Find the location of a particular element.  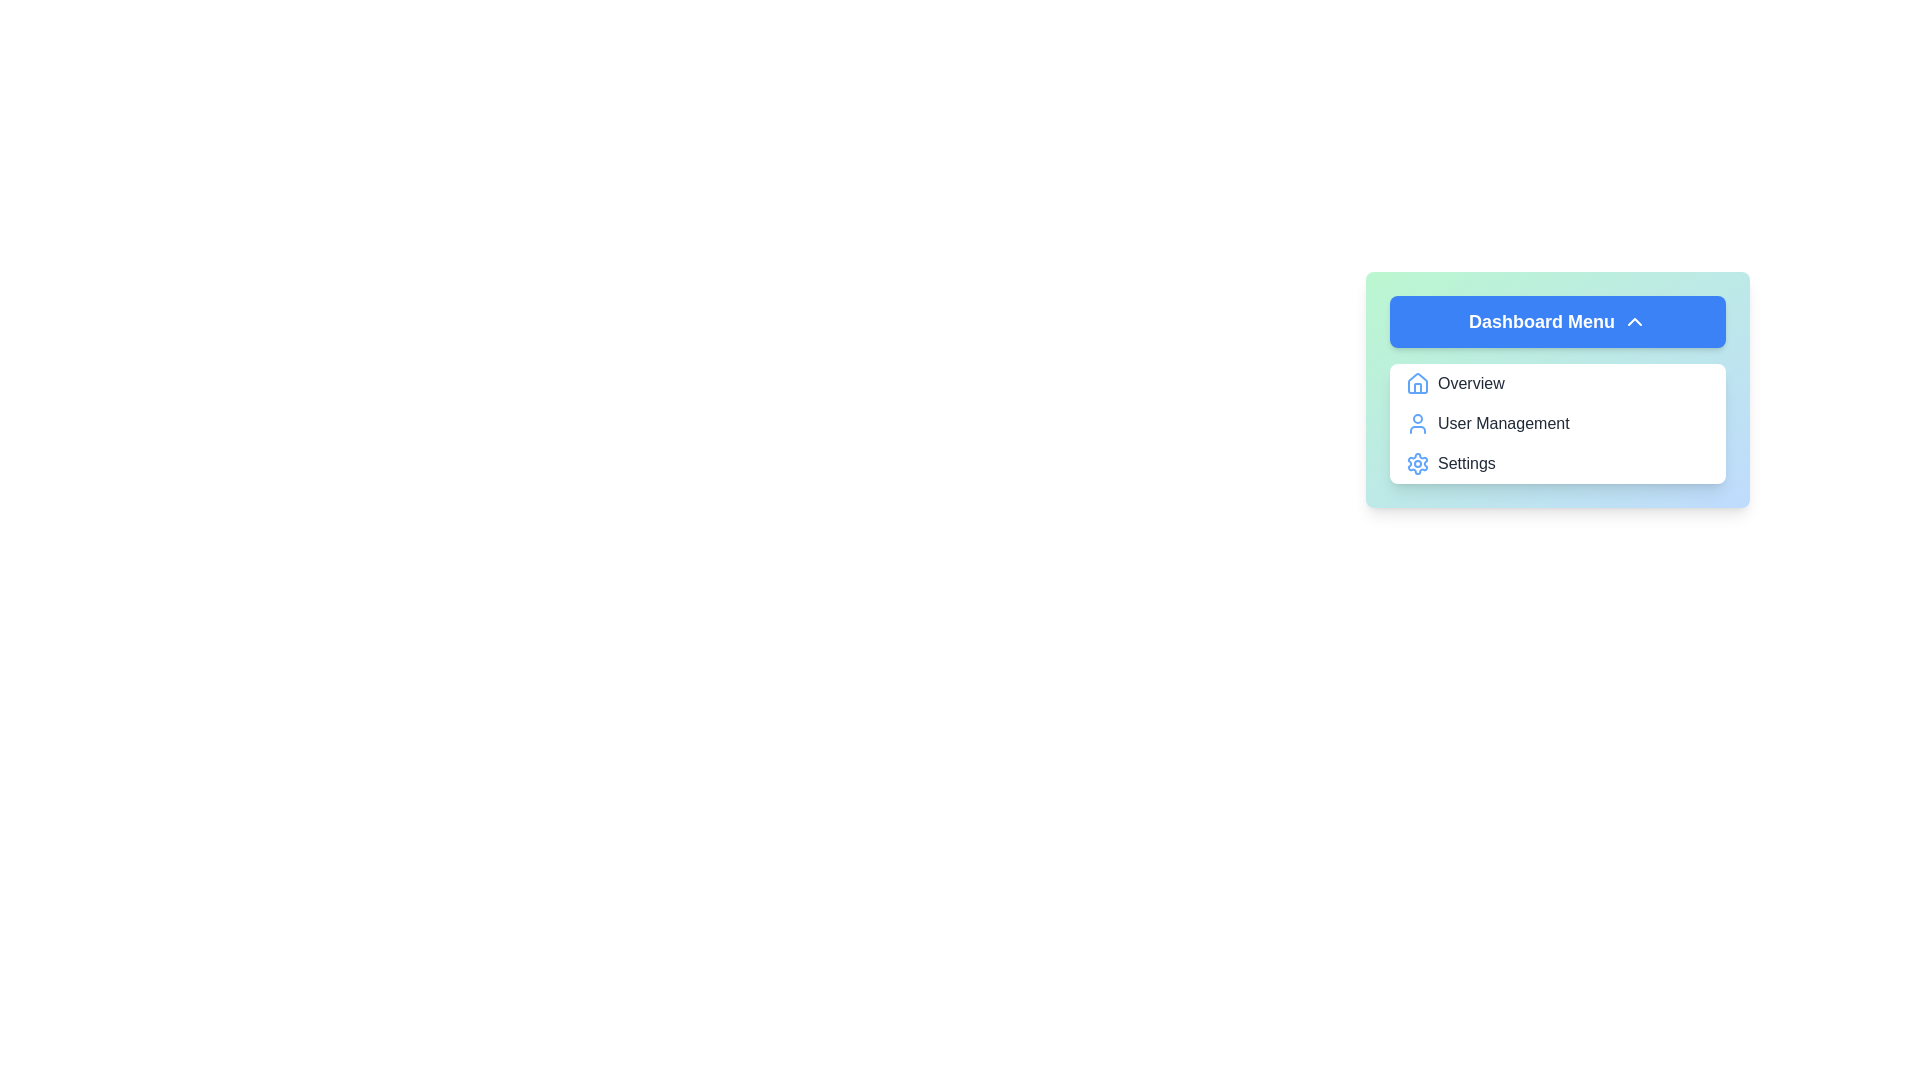

the menu item Overview from the Dashboard Menu is located at coordinates (1454, 384).